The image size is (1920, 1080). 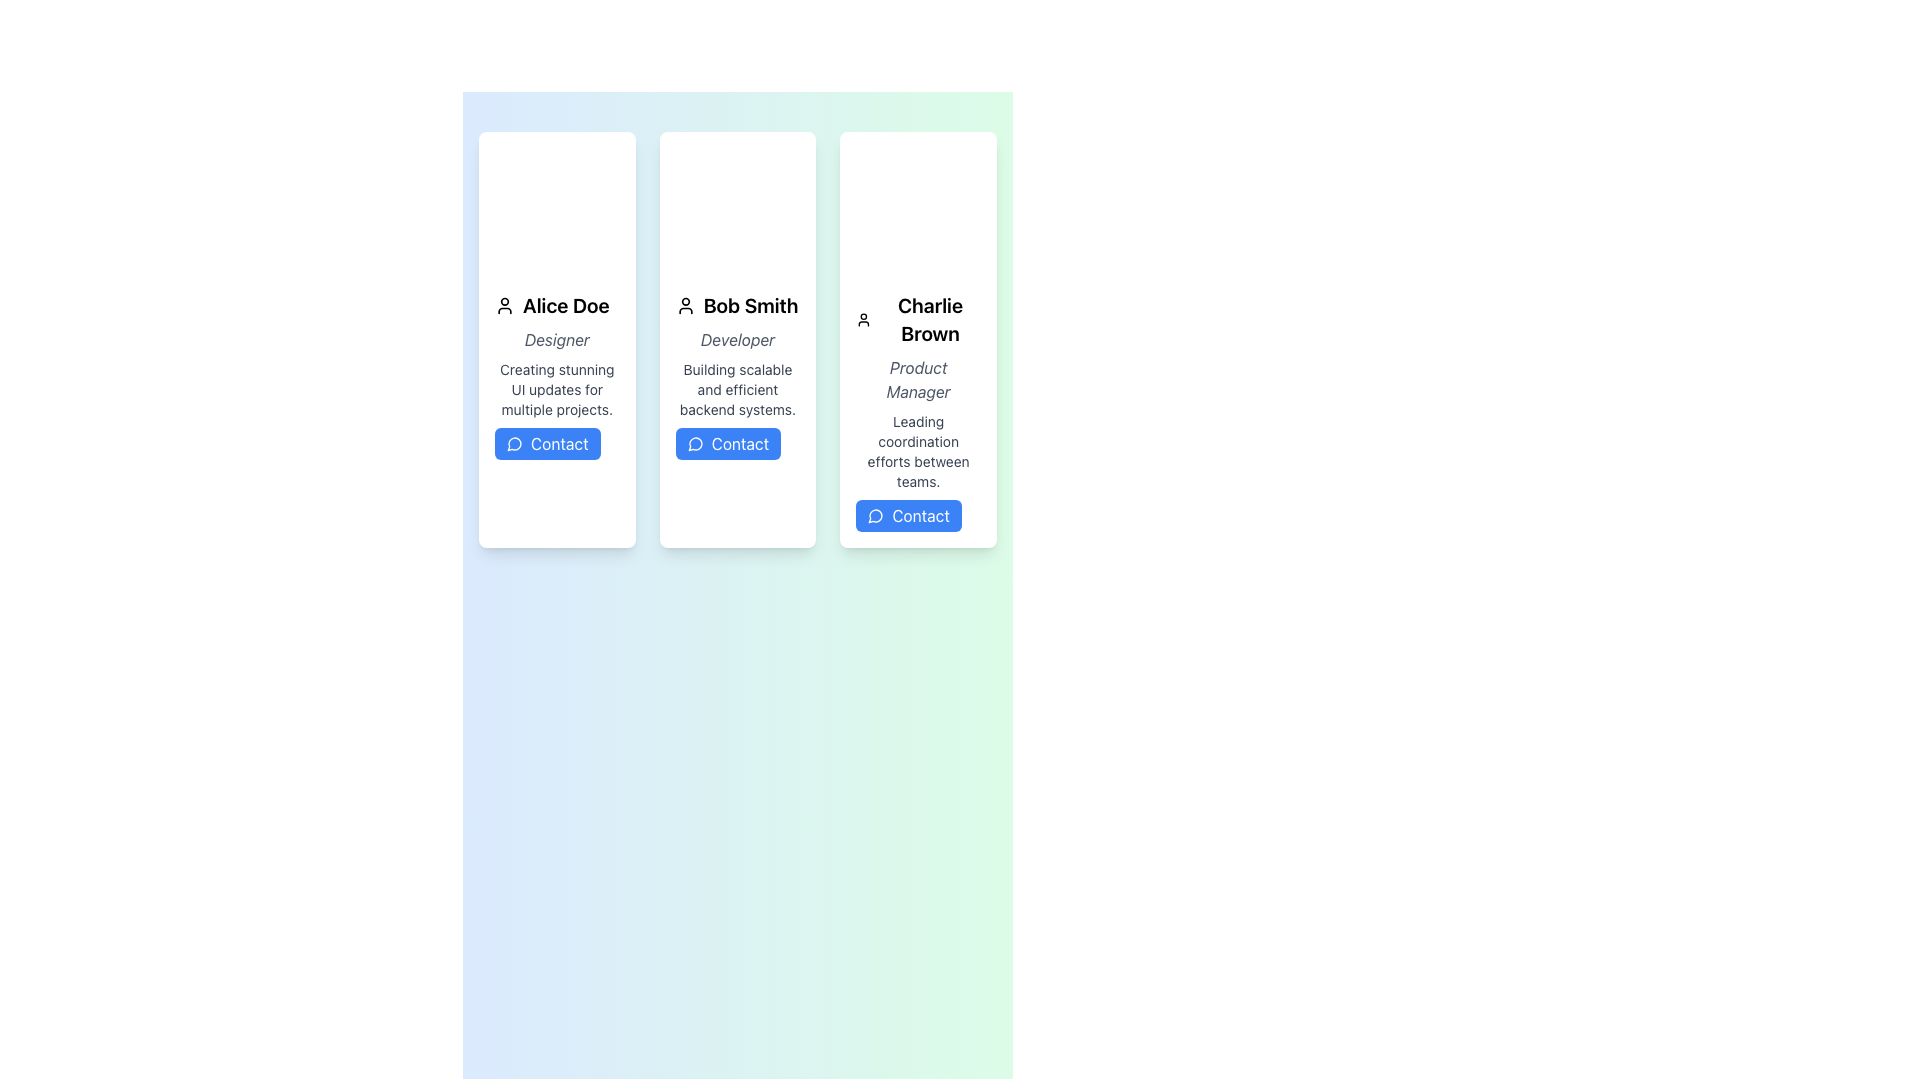 What do you see at coordinates (737, 204) in the screenshot?
I see `the profile card image placeholder for 'Bob Smith', which is a rectangular element with a light background and rounded top corners, located at the center of three vertical cards` at bounding box center [737, 204].